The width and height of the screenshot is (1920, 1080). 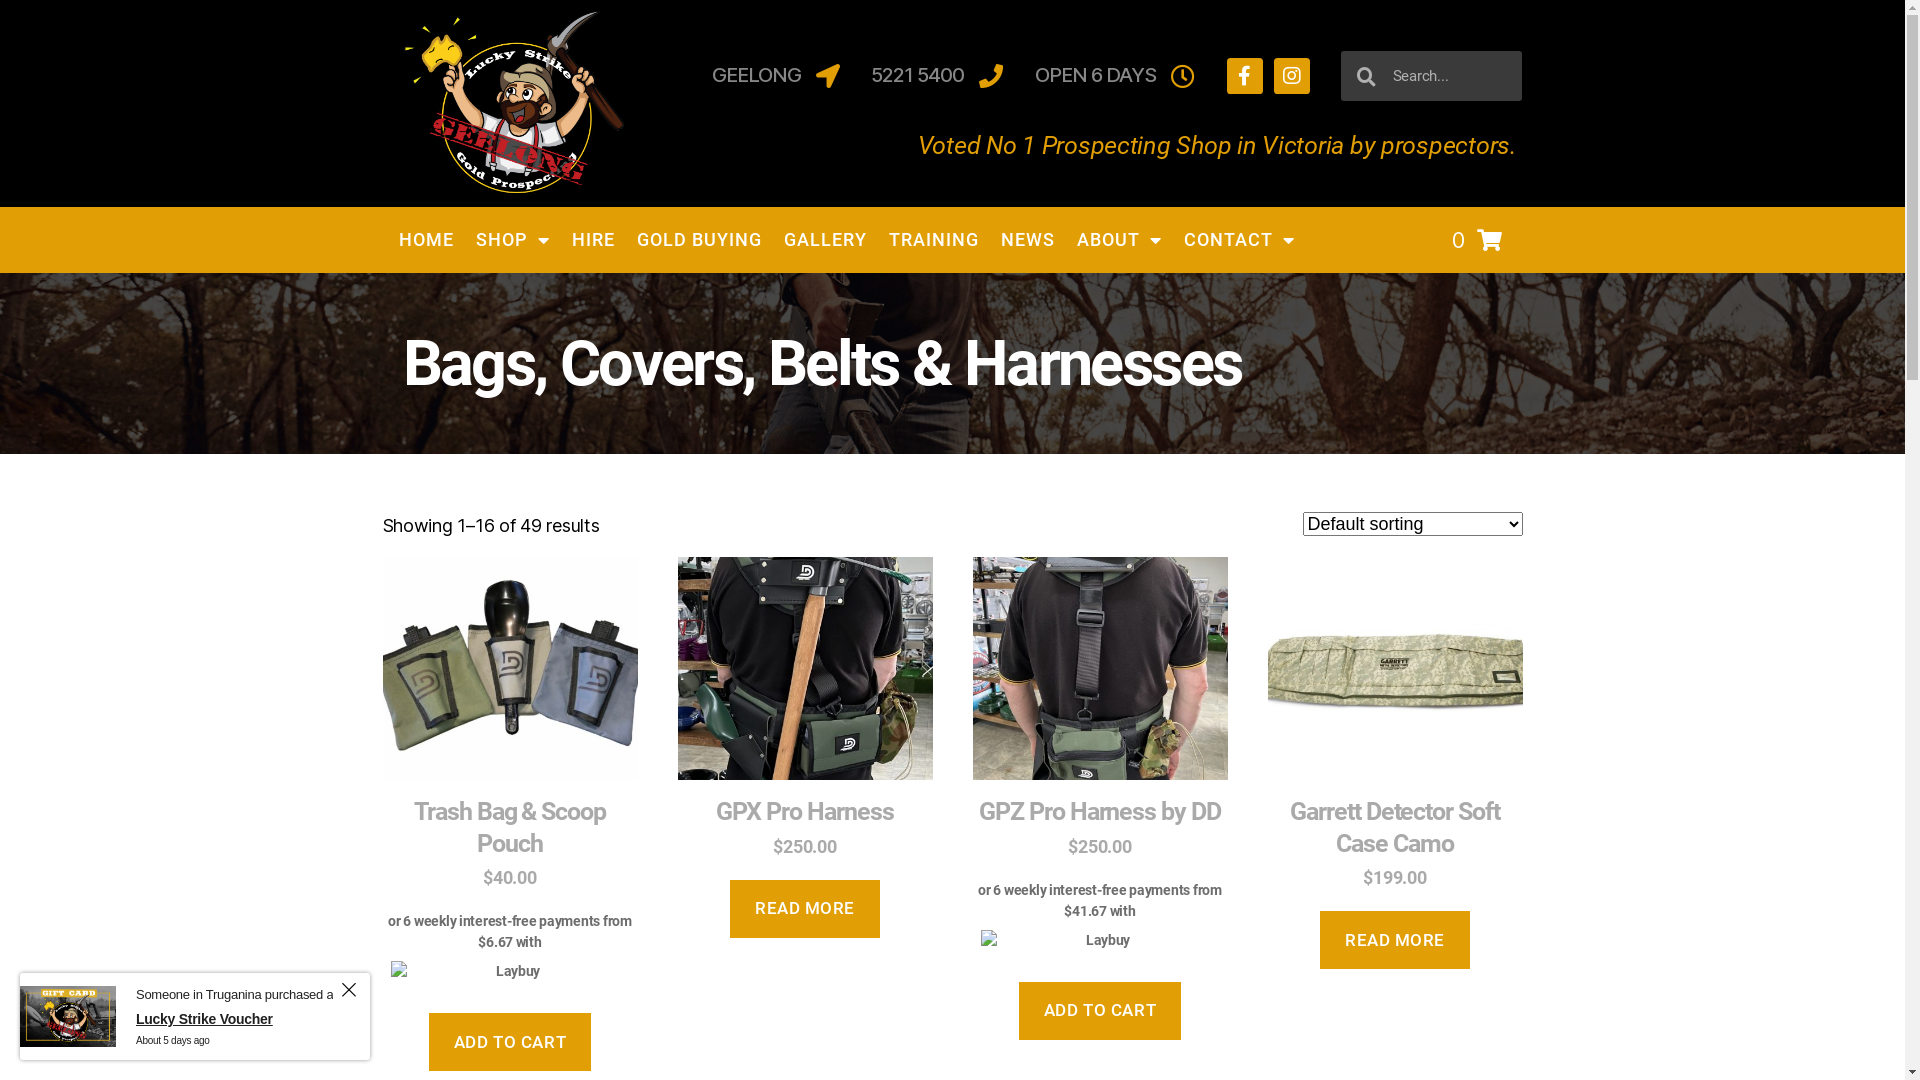 I want to click on 'NEWS', so click(x=989, y=238).